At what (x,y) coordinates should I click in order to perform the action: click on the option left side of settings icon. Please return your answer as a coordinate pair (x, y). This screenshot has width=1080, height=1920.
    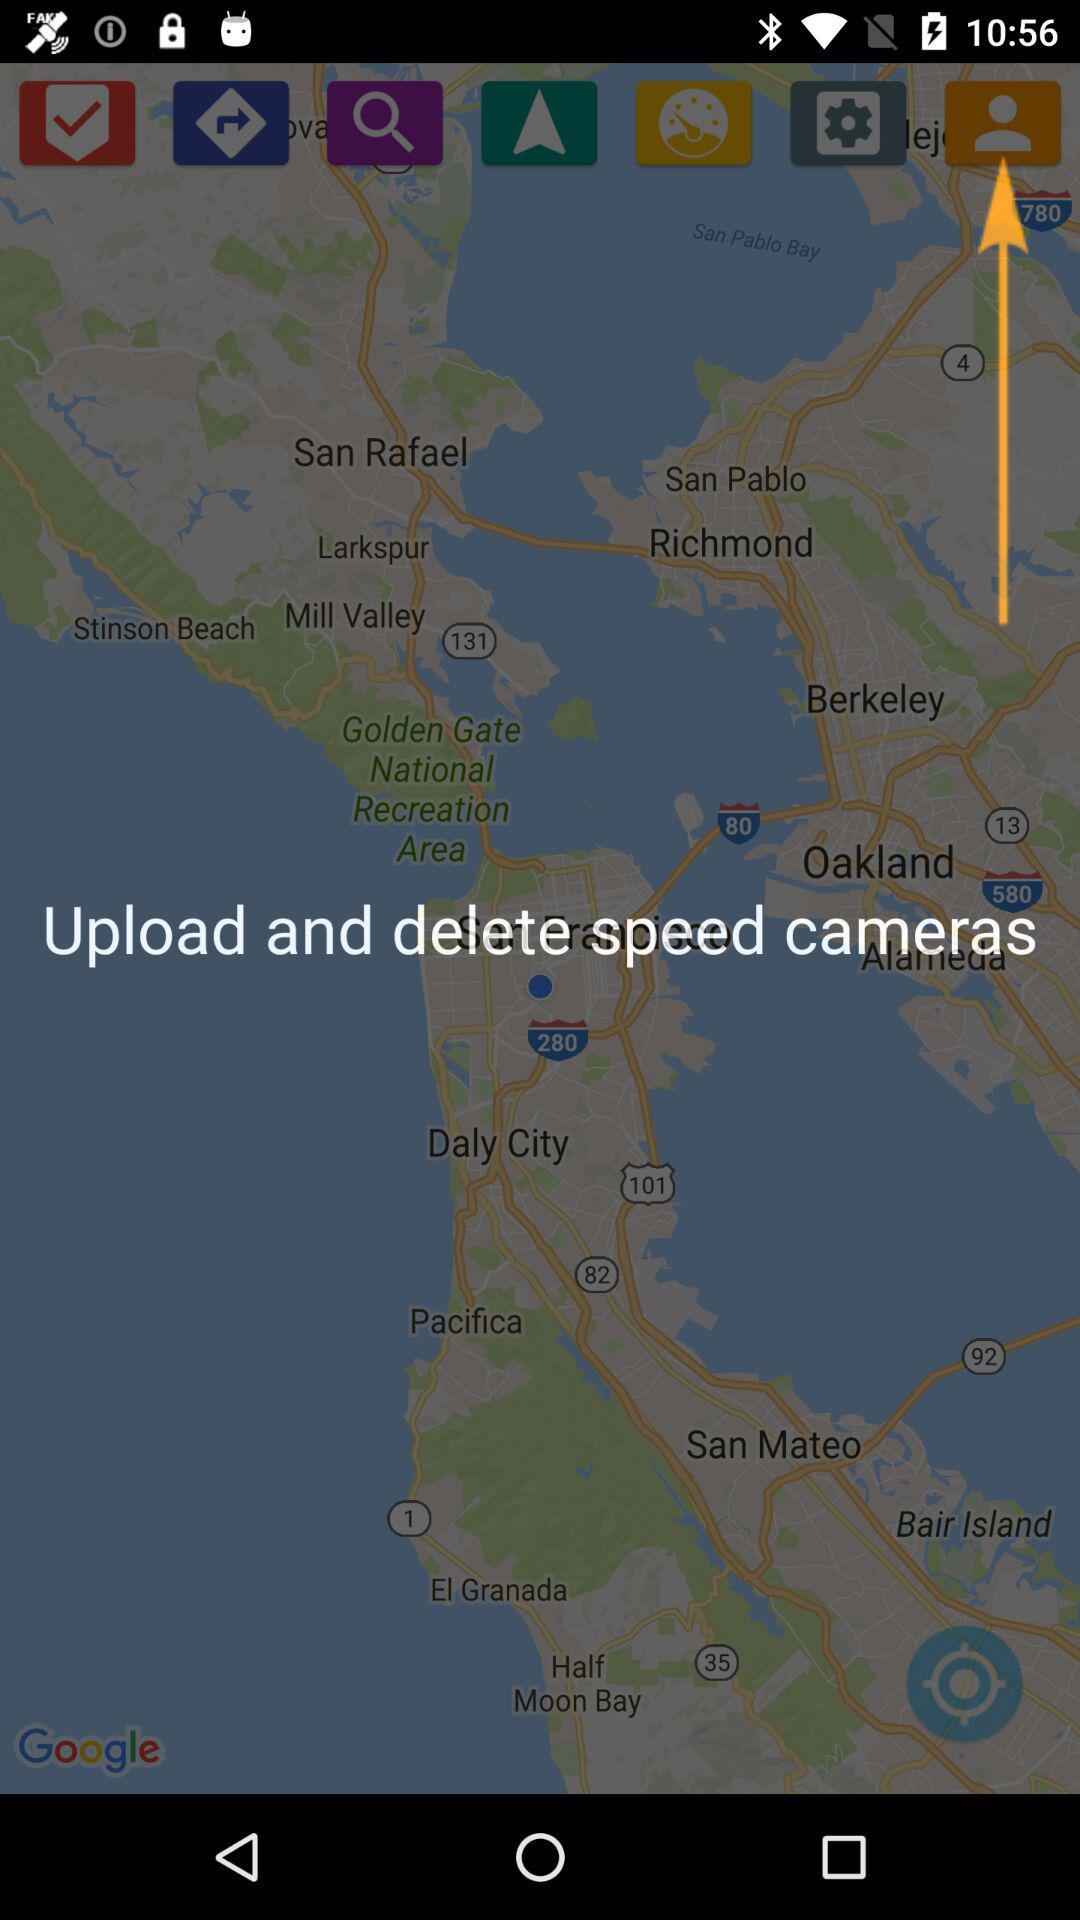
    Looking at the image, I should click on (693, 121).